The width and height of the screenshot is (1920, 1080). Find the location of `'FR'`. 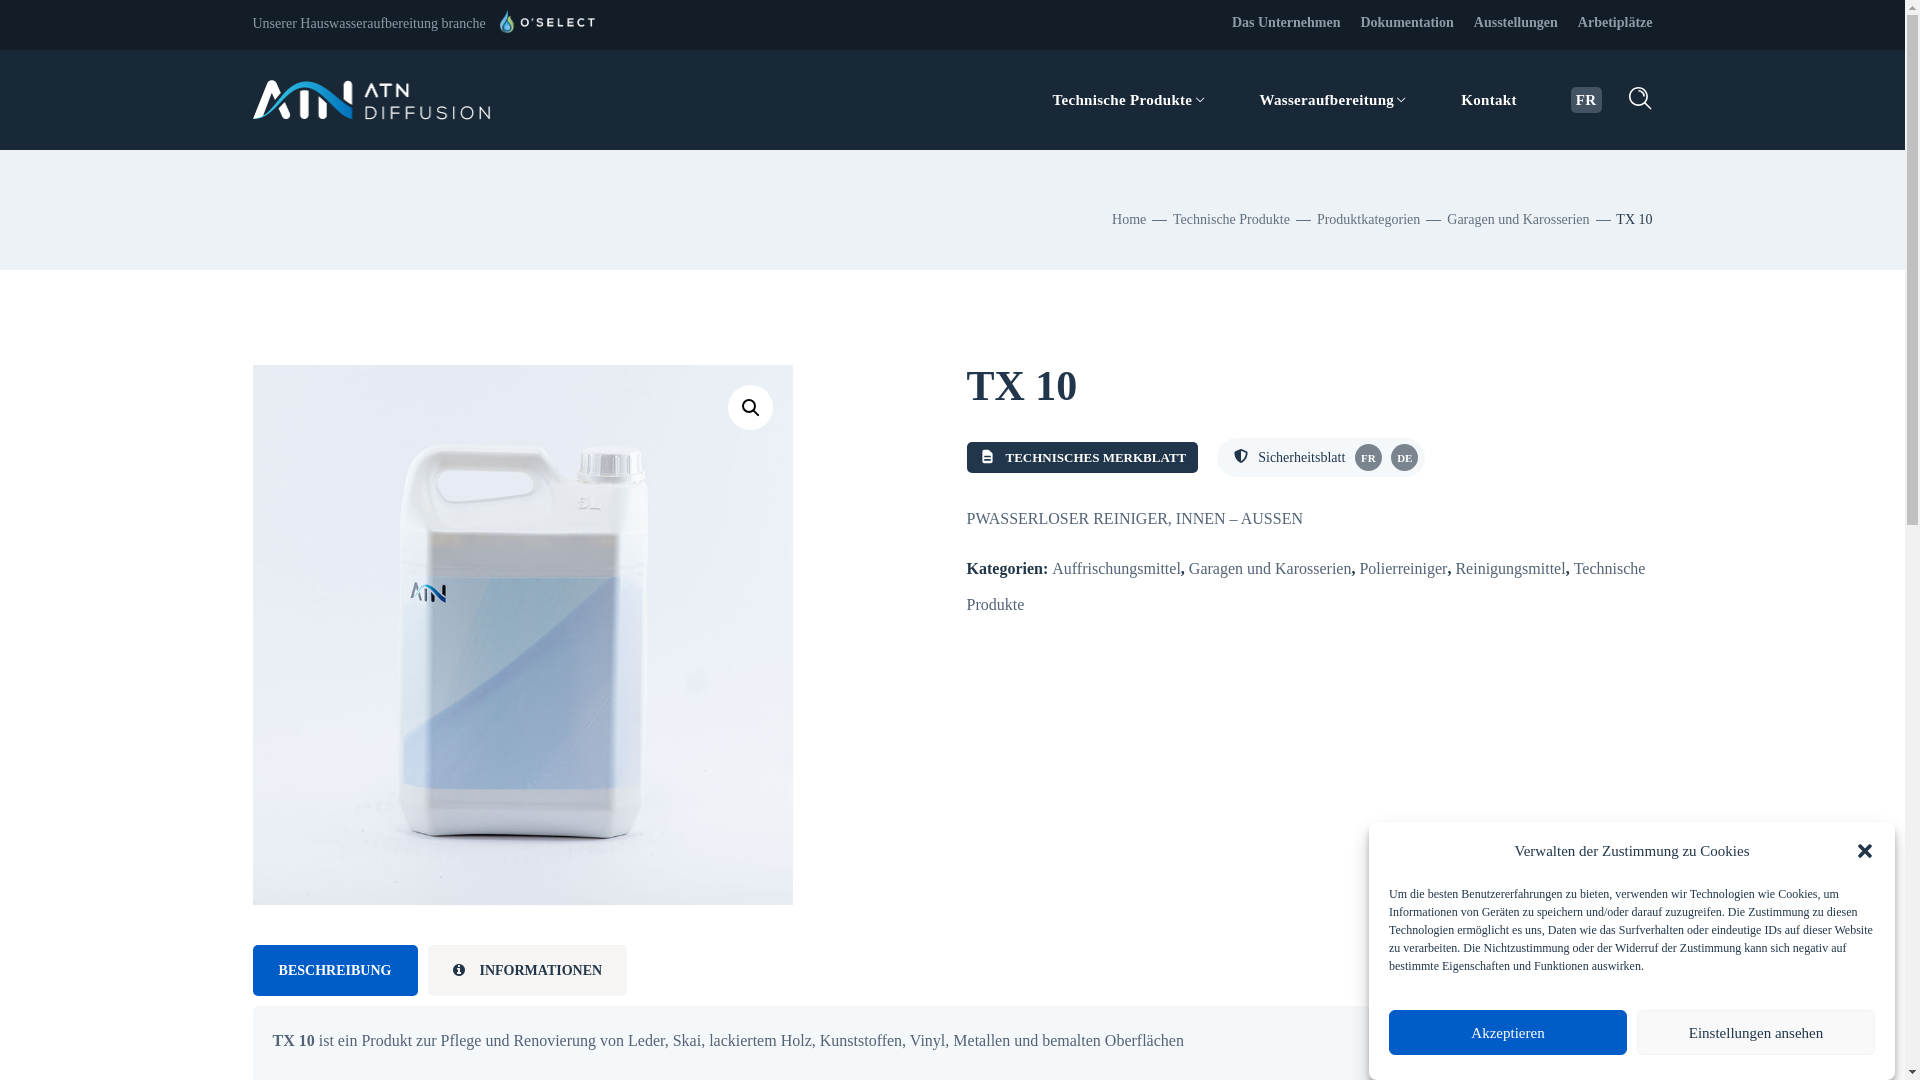

'FR' is located at coordinates (1367, 457).